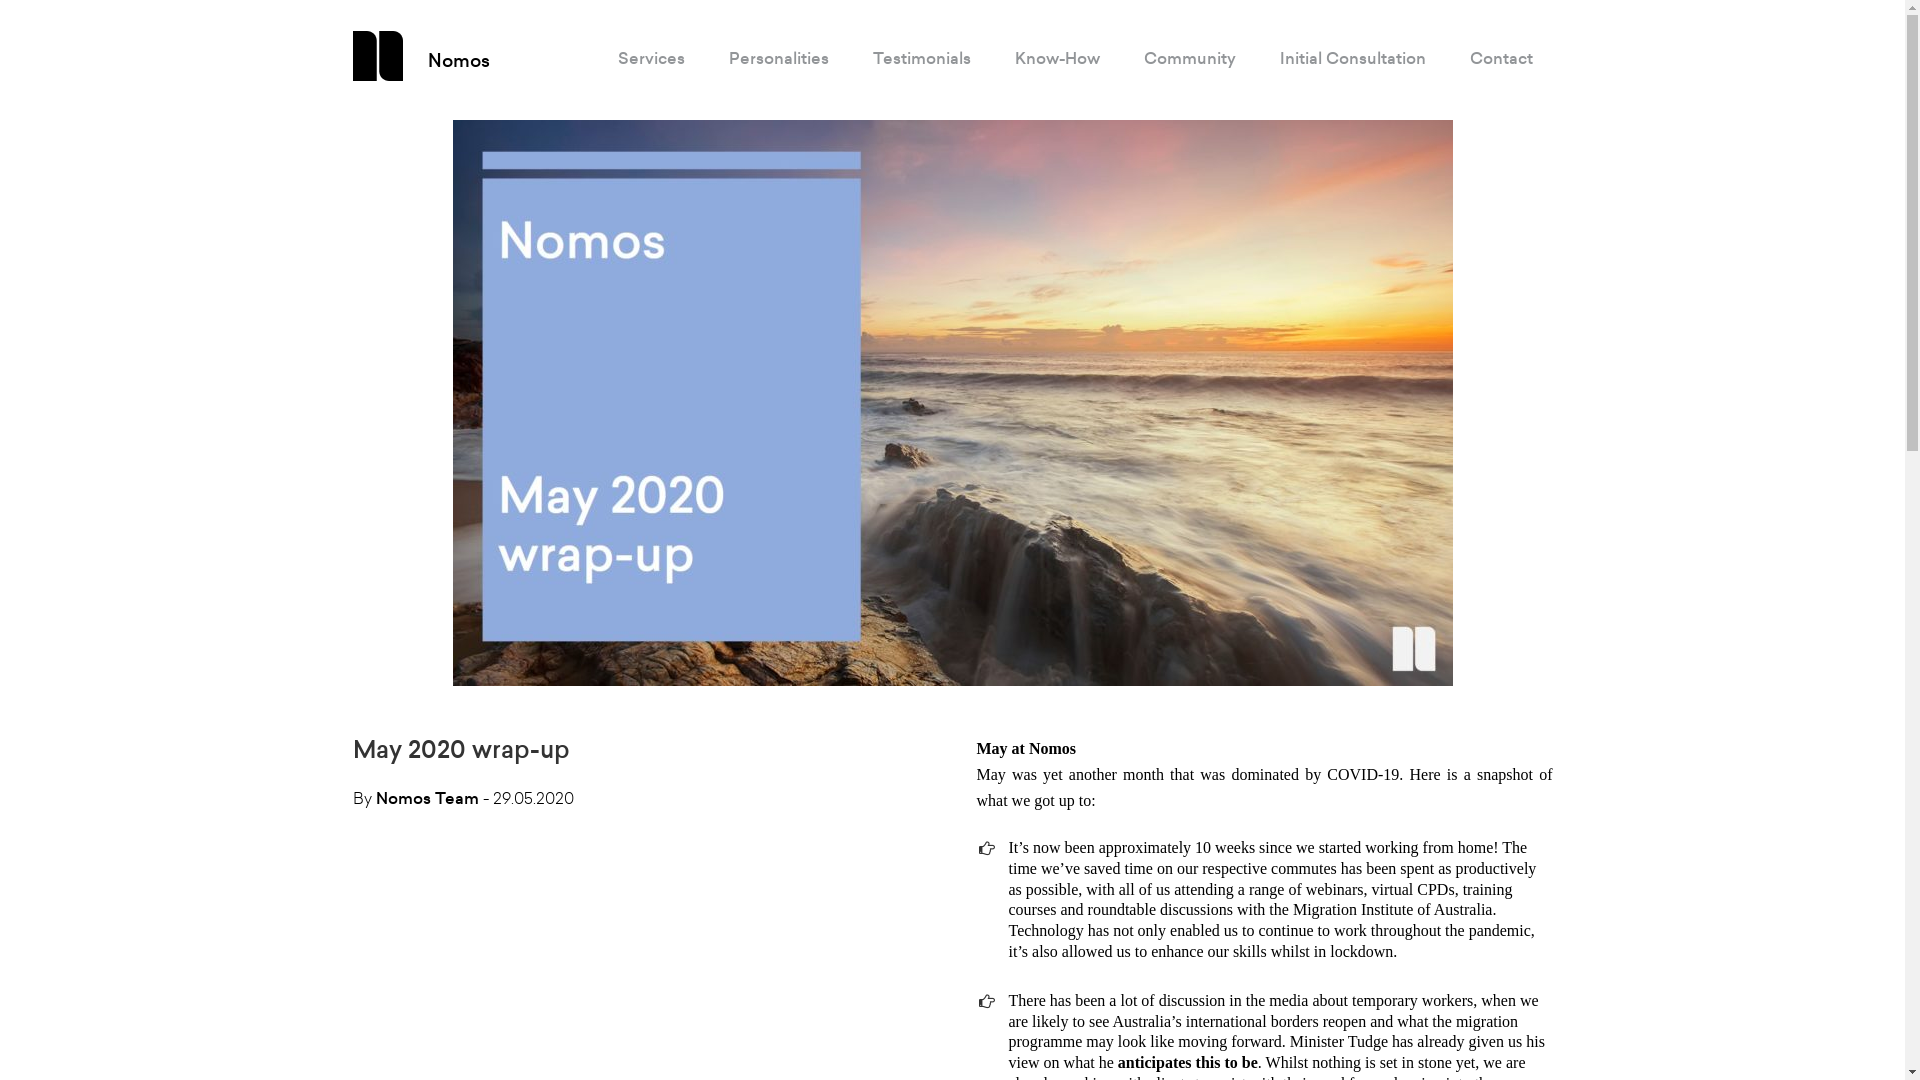 This screenshot has height=1080, width=1920. I want to click on 'Community', so click(1190, 57).